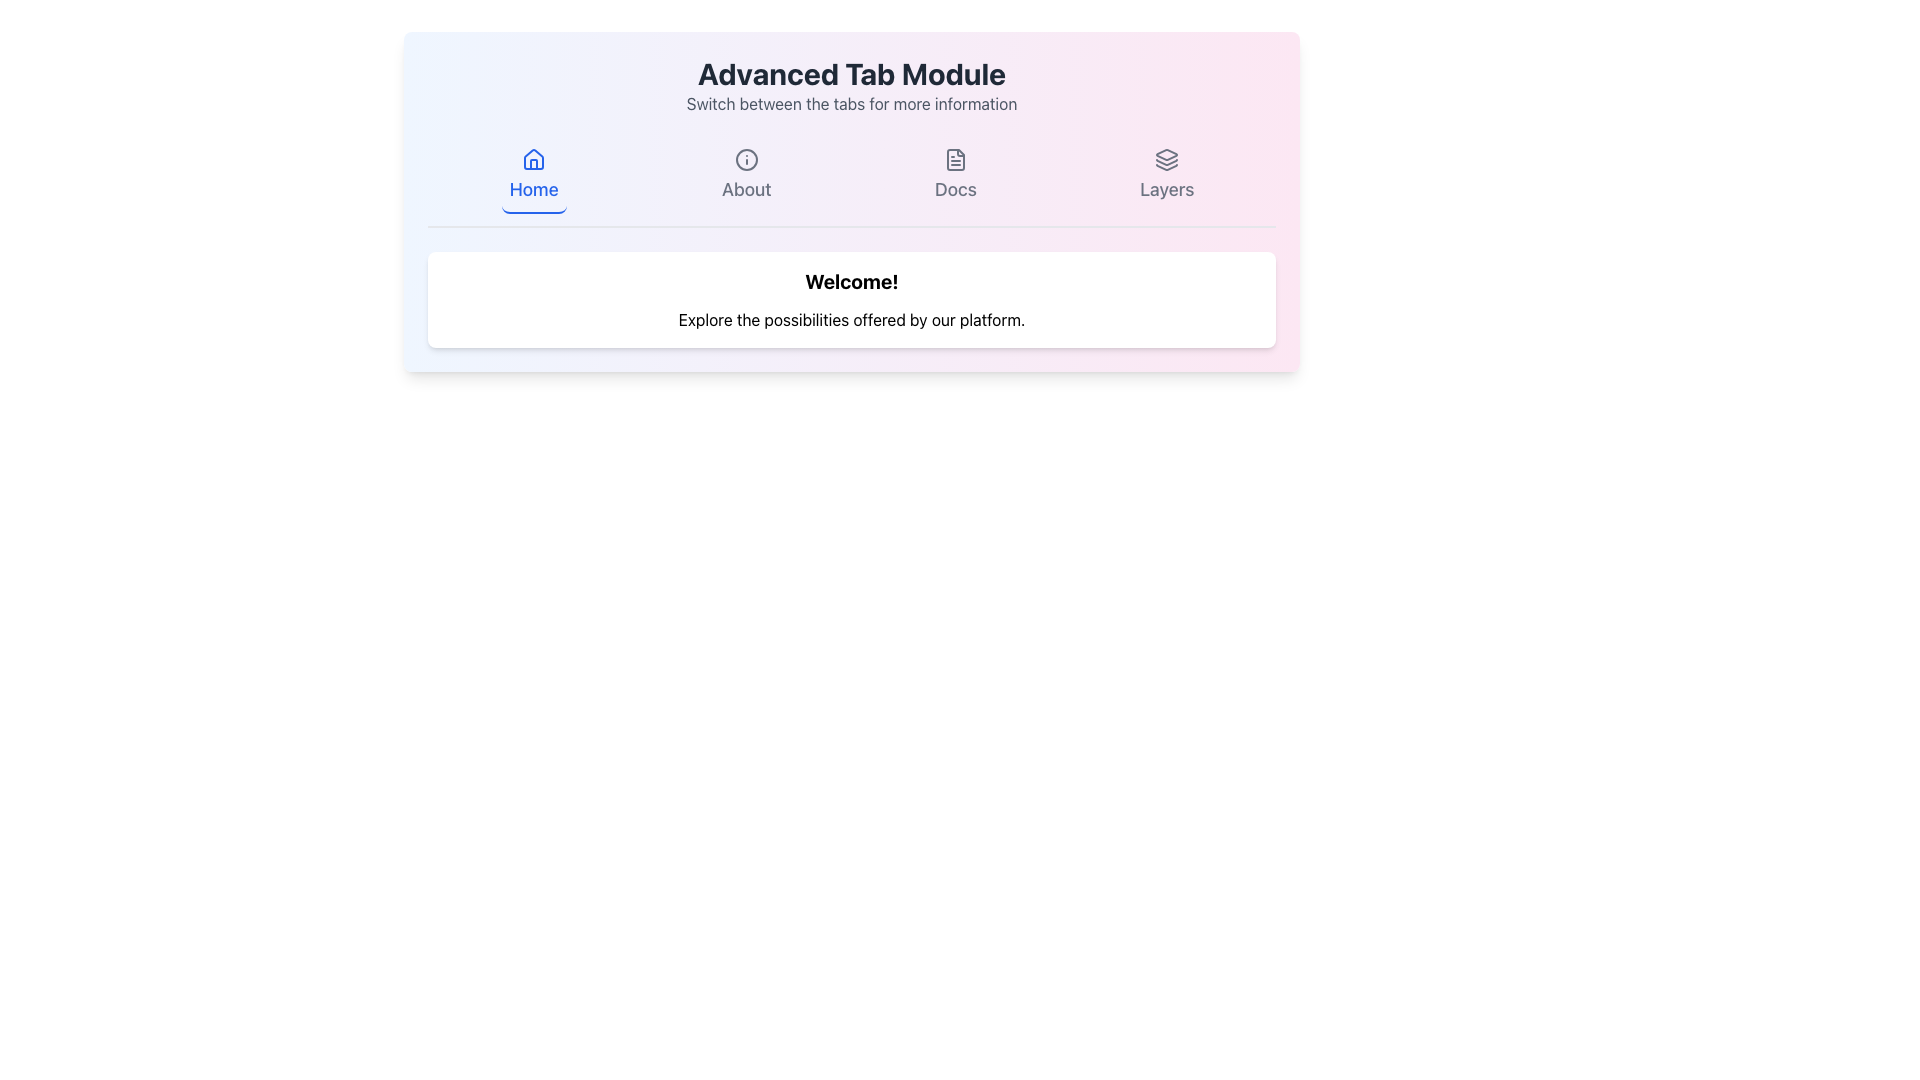 The height and width of the screenshot is (1080, 1920). Describe the element at coordinates (534, 189) in the screenshot. I see `the 'Home' navigation button text element` at that location.